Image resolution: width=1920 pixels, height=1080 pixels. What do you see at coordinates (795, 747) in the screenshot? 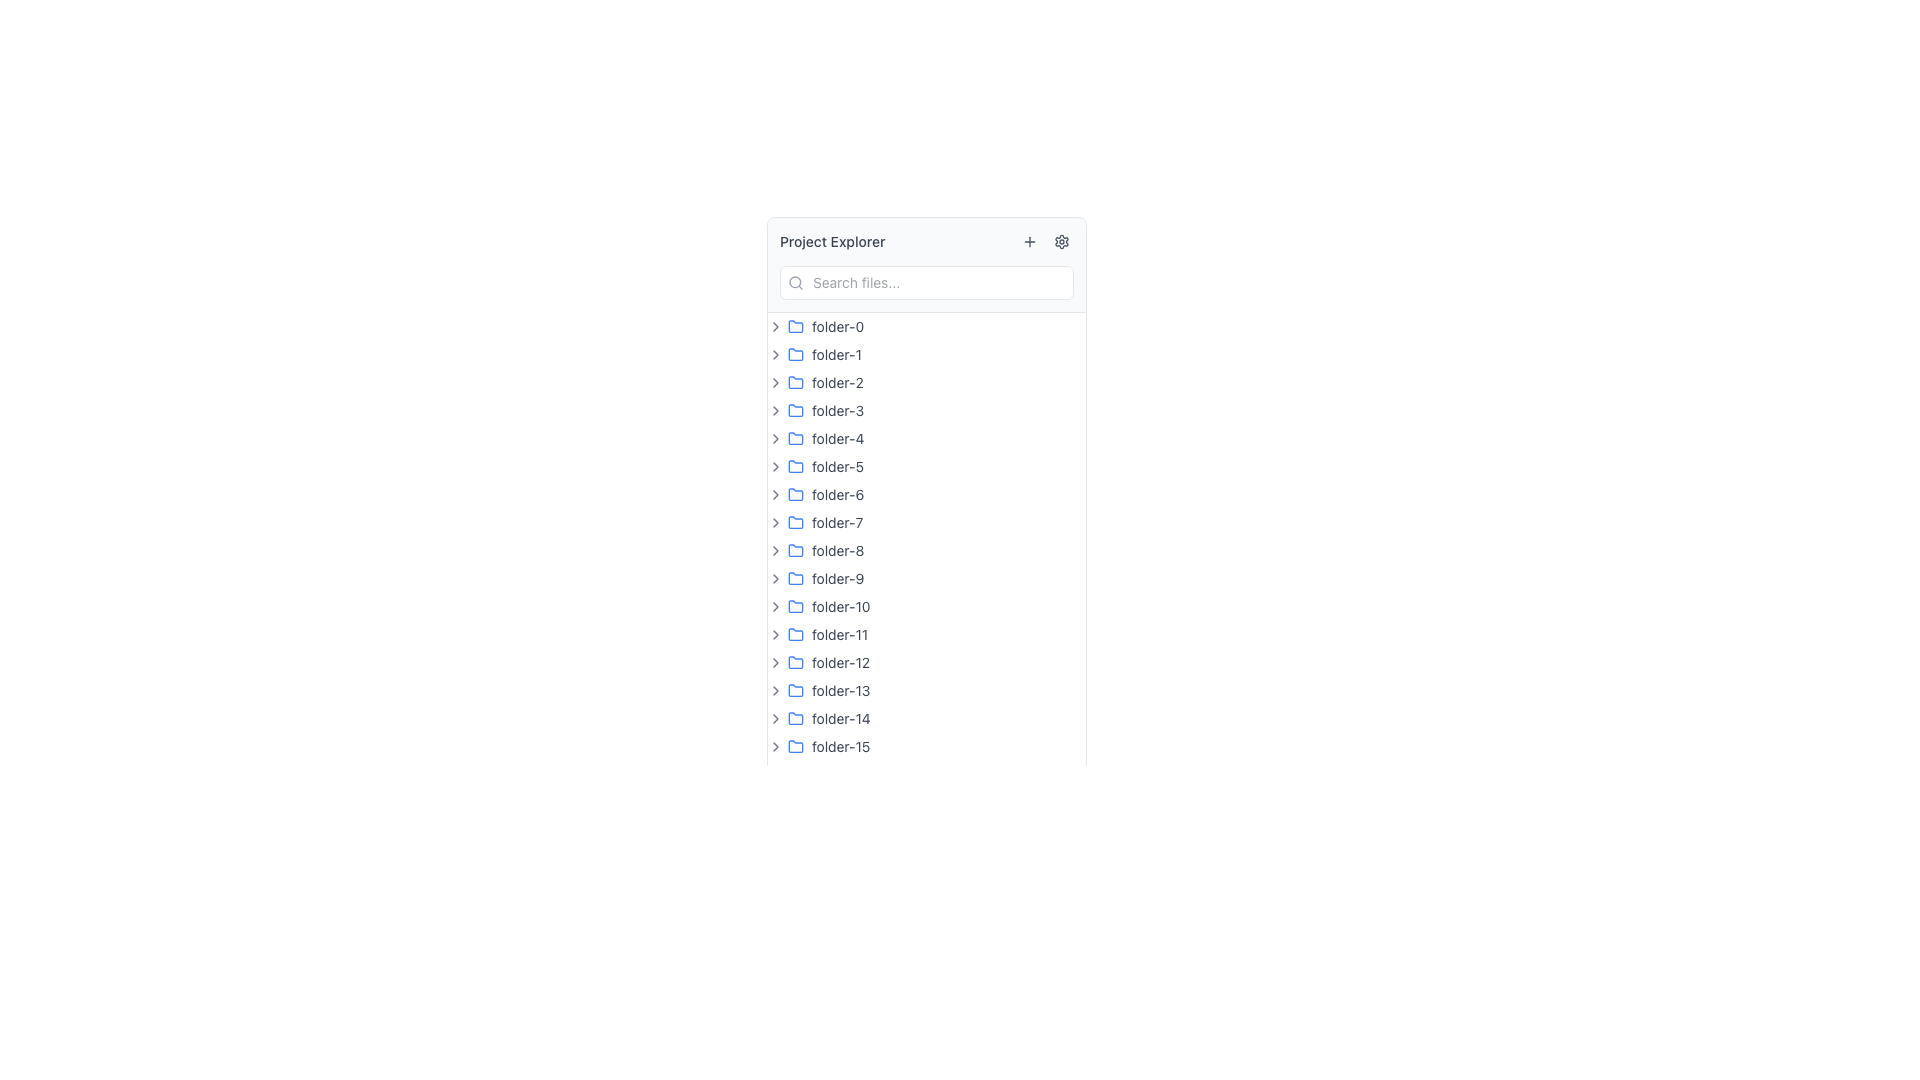
I see `the folder icon for the 'folder-15' item in the project explorer list, which is positioned to the left of its text label` at bounding box center [795, 747].